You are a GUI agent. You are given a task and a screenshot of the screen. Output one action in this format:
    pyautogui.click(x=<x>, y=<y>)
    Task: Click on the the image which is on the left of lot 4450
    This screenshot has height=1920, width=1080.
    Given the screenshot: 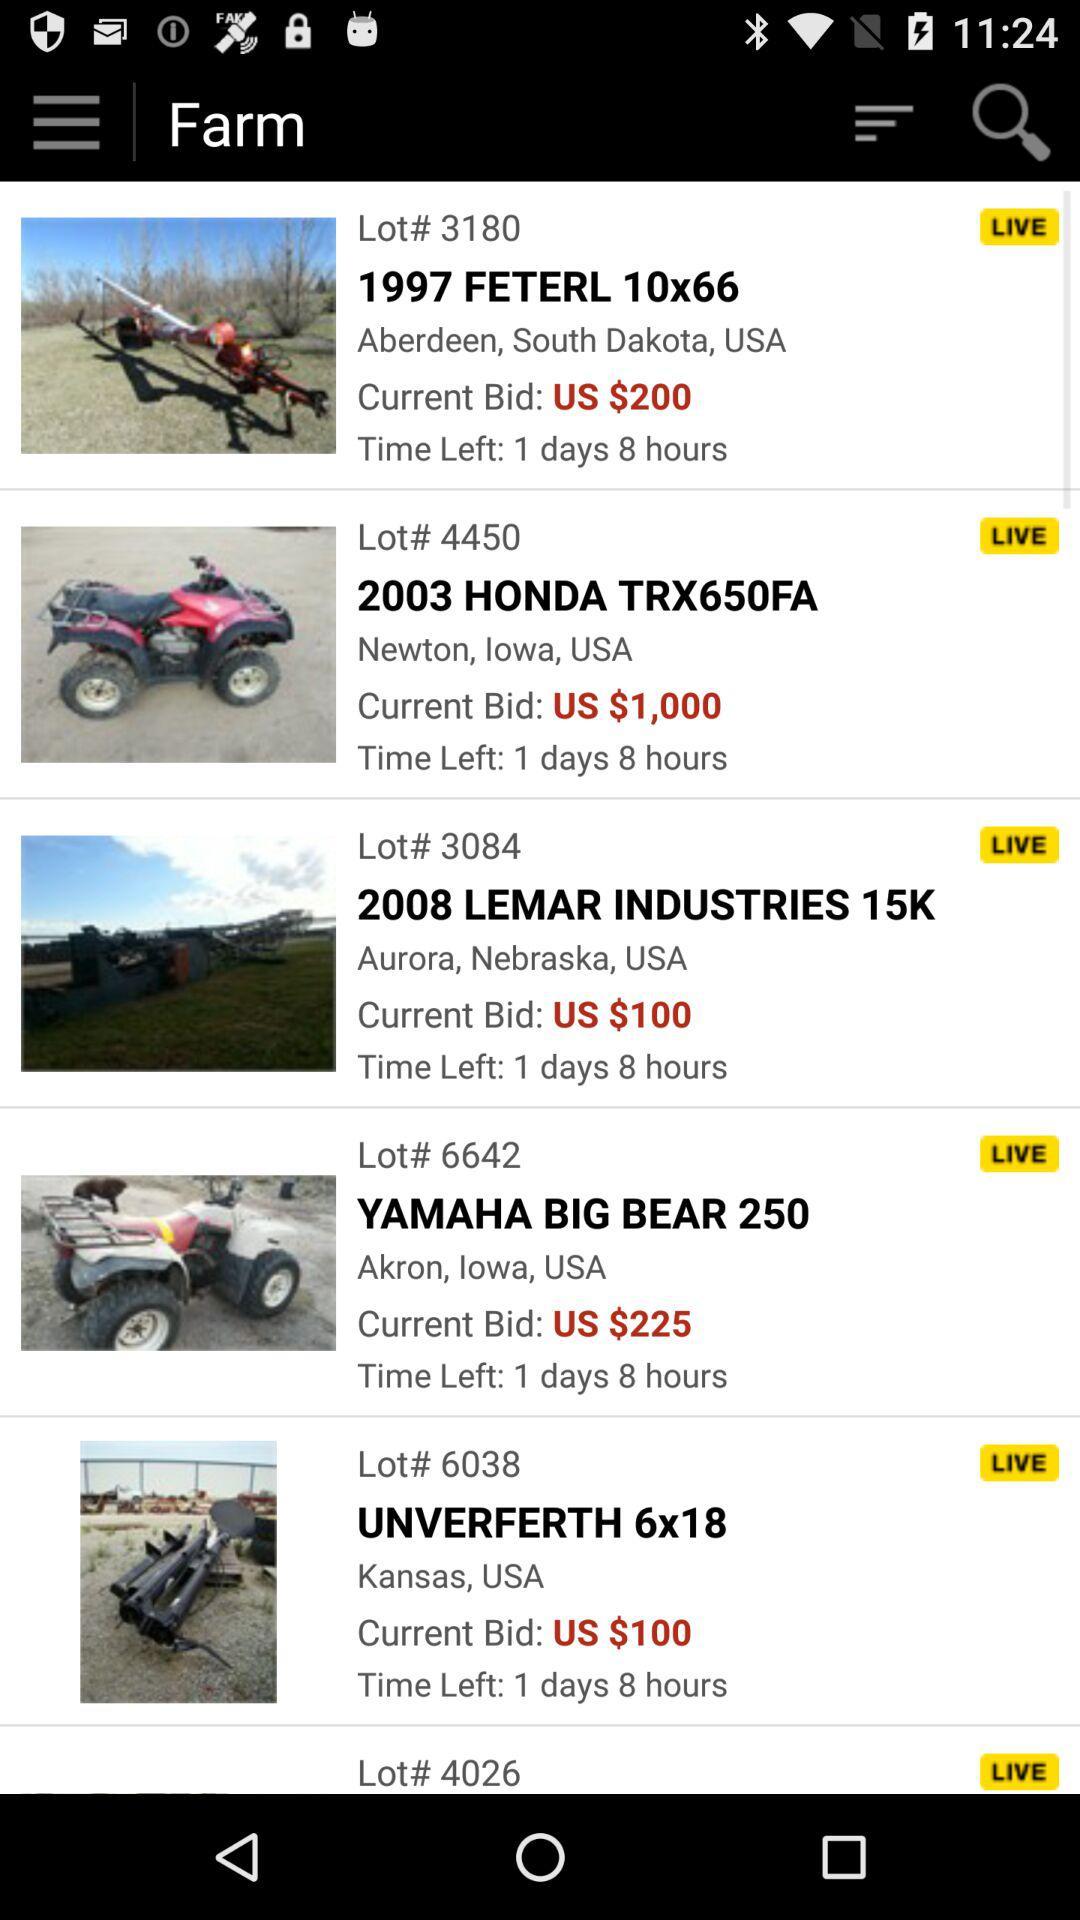 What is the action you would take?
    pyautogui.click(x=177, y=644)
    